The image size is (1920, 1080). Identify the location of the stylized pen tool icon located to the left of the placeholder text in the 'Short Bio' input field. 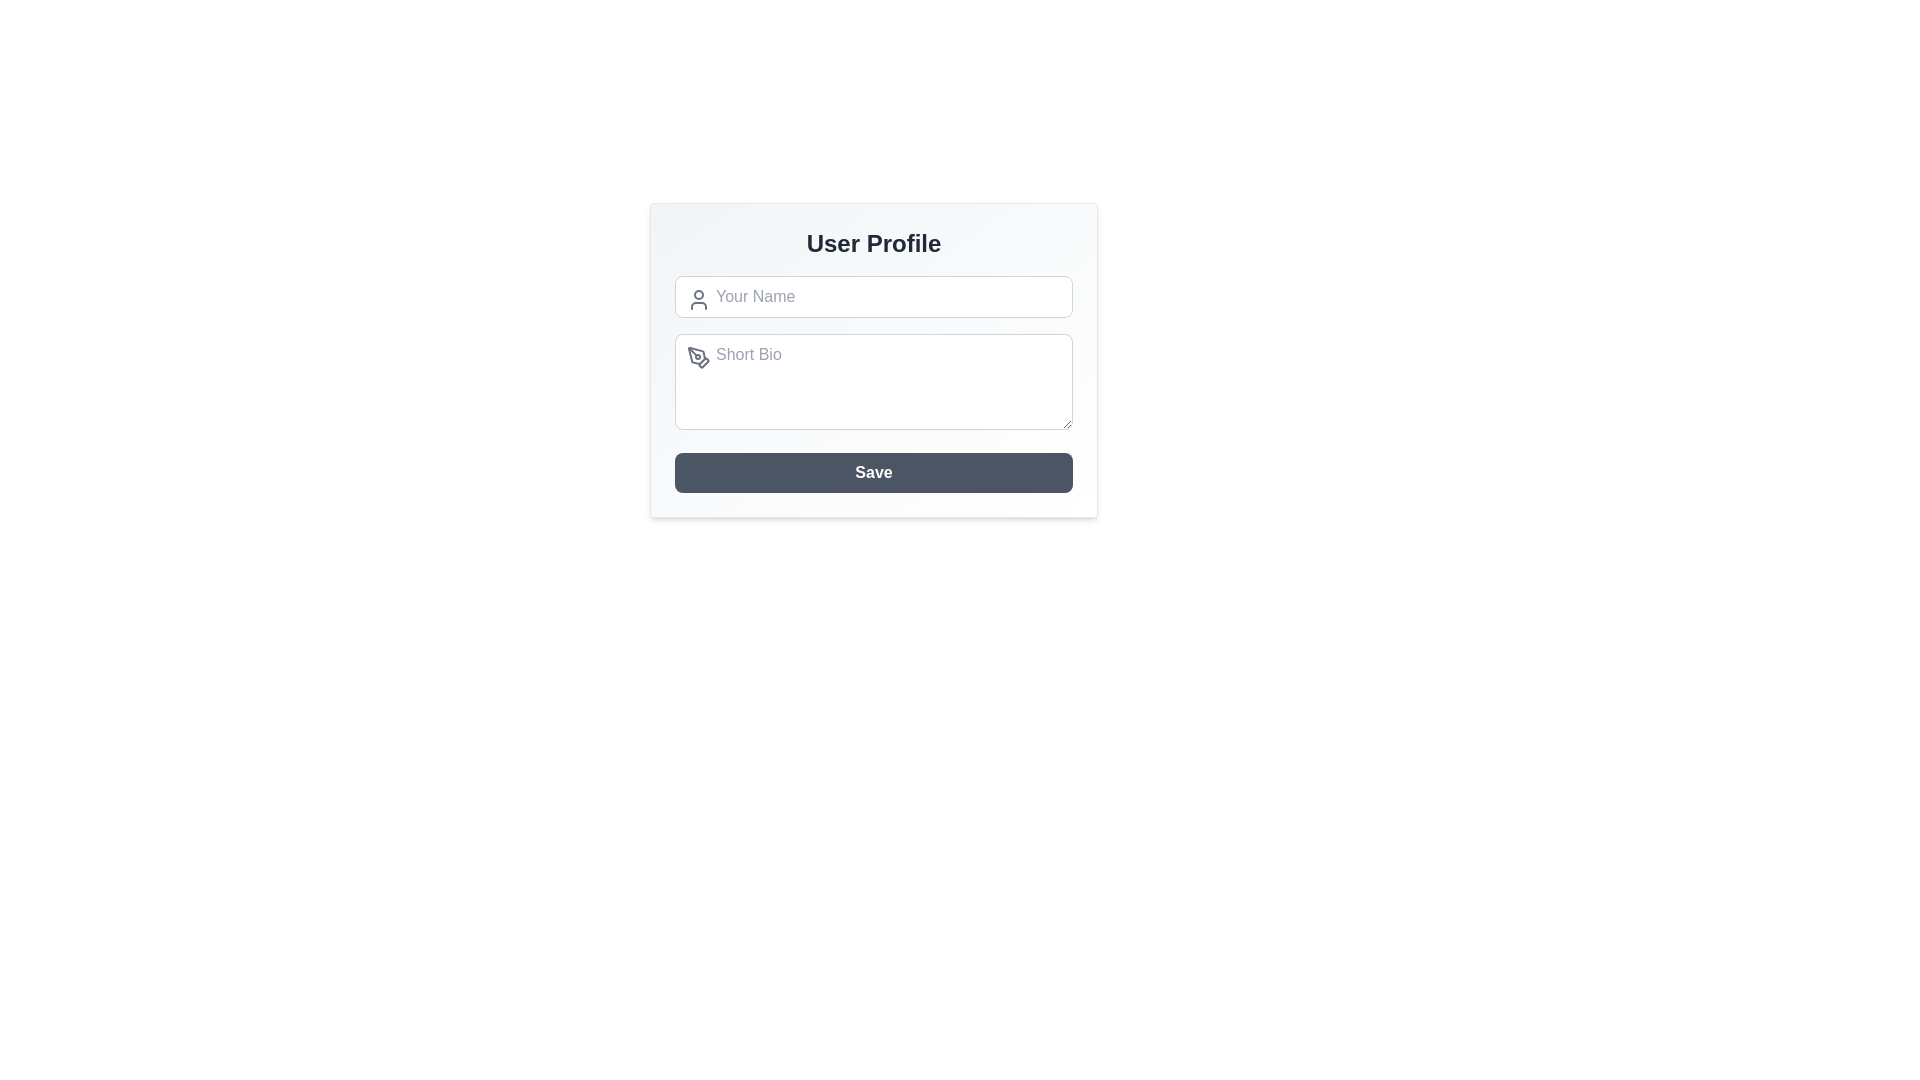
(704, 362).